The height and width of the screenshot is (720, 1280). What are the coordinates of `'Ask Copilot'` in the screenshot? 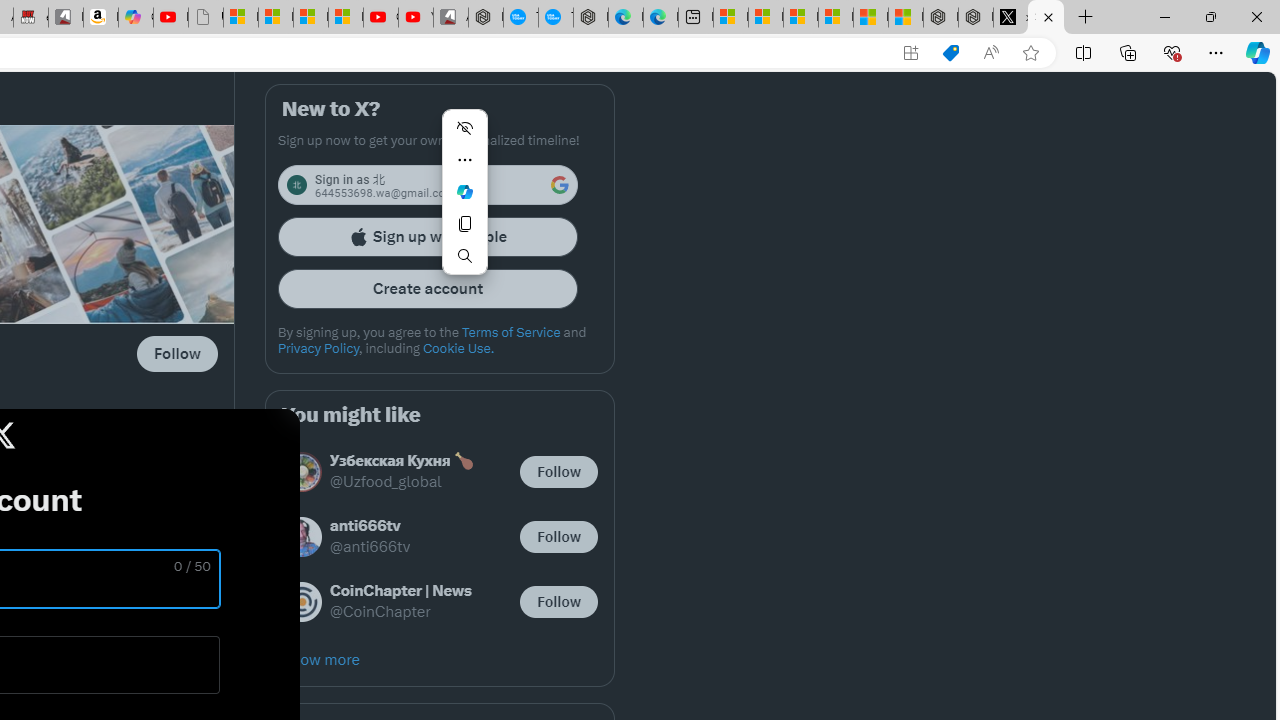 It's located at (463, 191).